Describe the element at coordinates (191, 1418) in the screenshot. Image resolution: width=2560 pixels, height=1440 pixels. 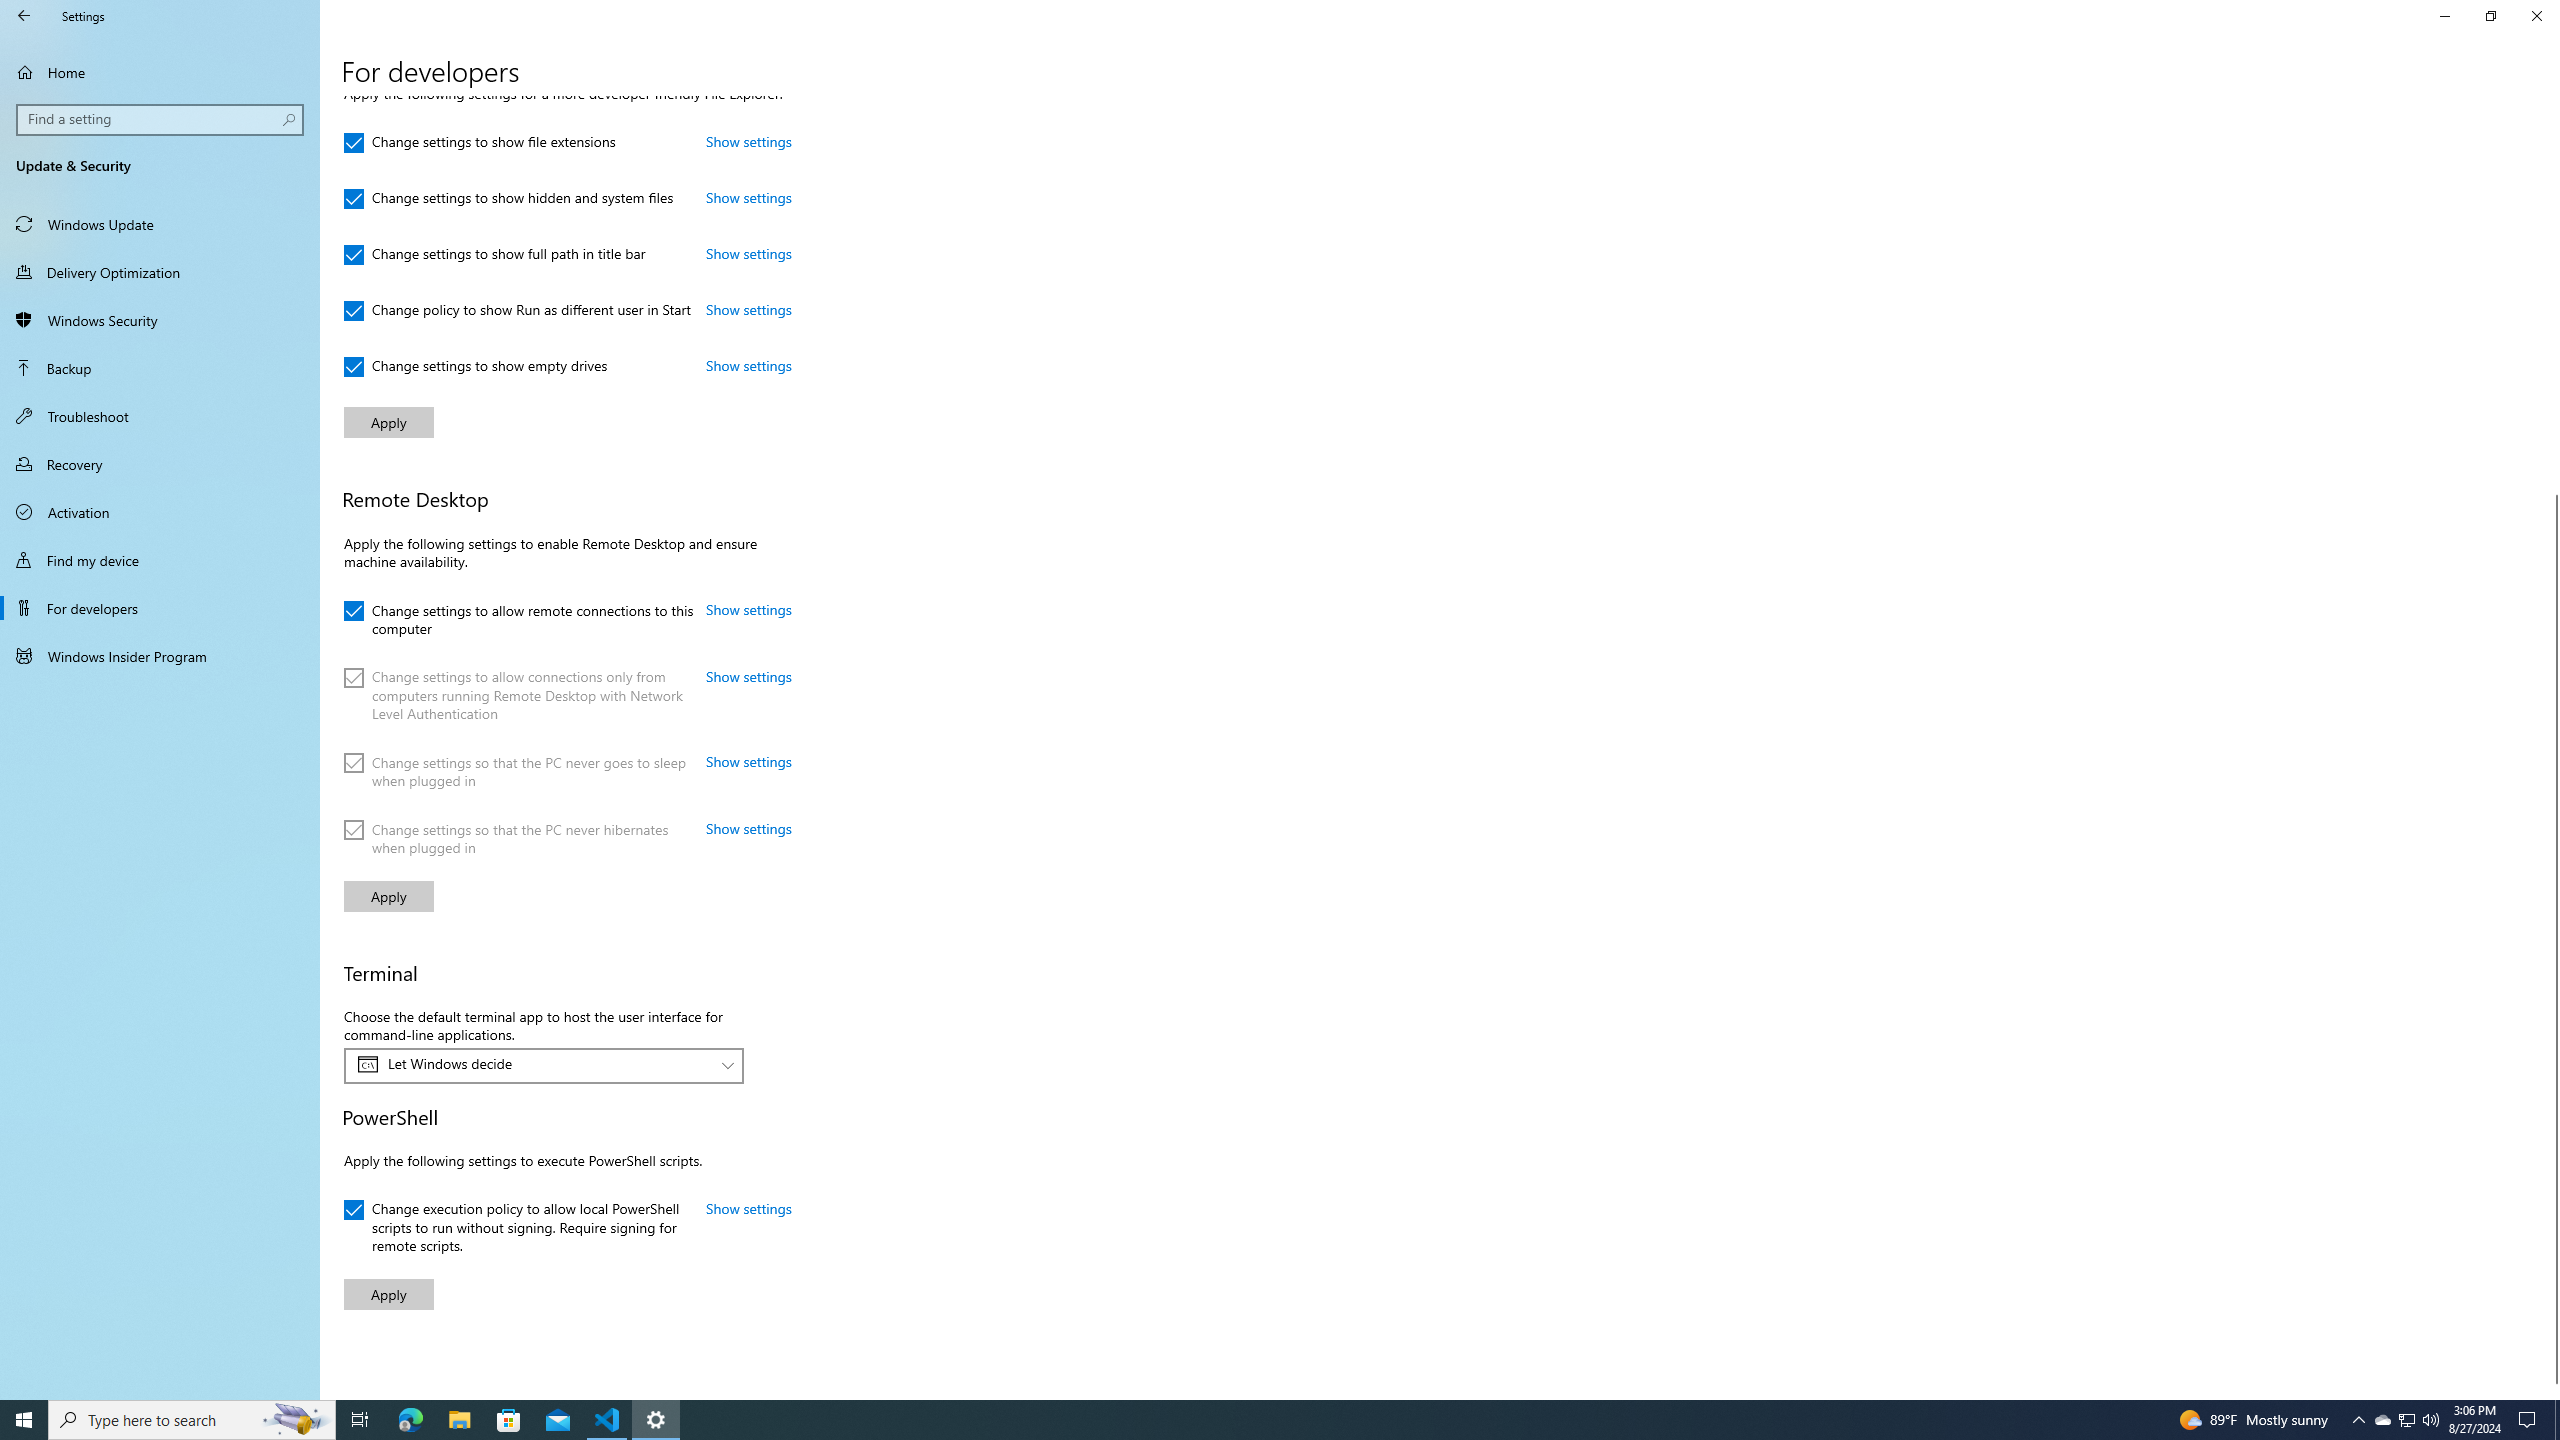
I see `'Type here to search'` at that location.